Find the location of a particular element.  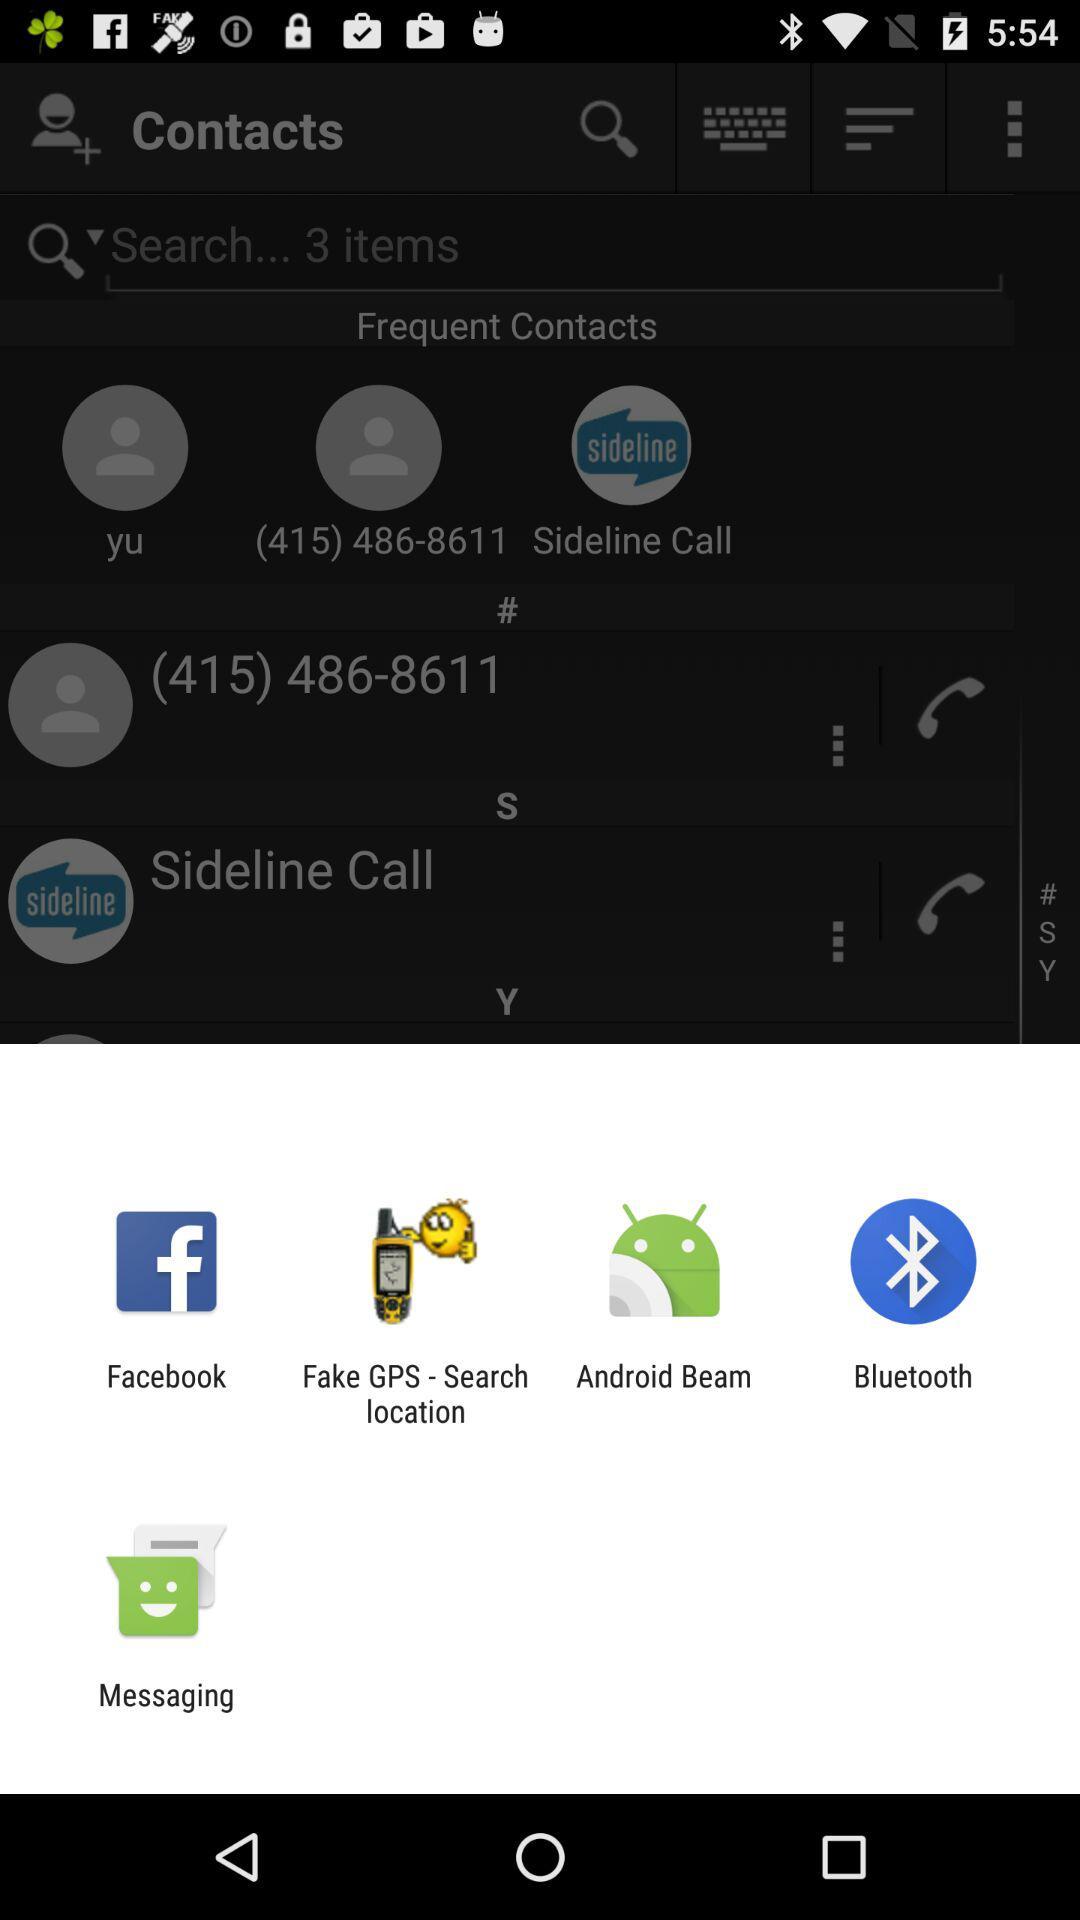

the icon next to fake gps search icon is located at coordinates (664, 1392).